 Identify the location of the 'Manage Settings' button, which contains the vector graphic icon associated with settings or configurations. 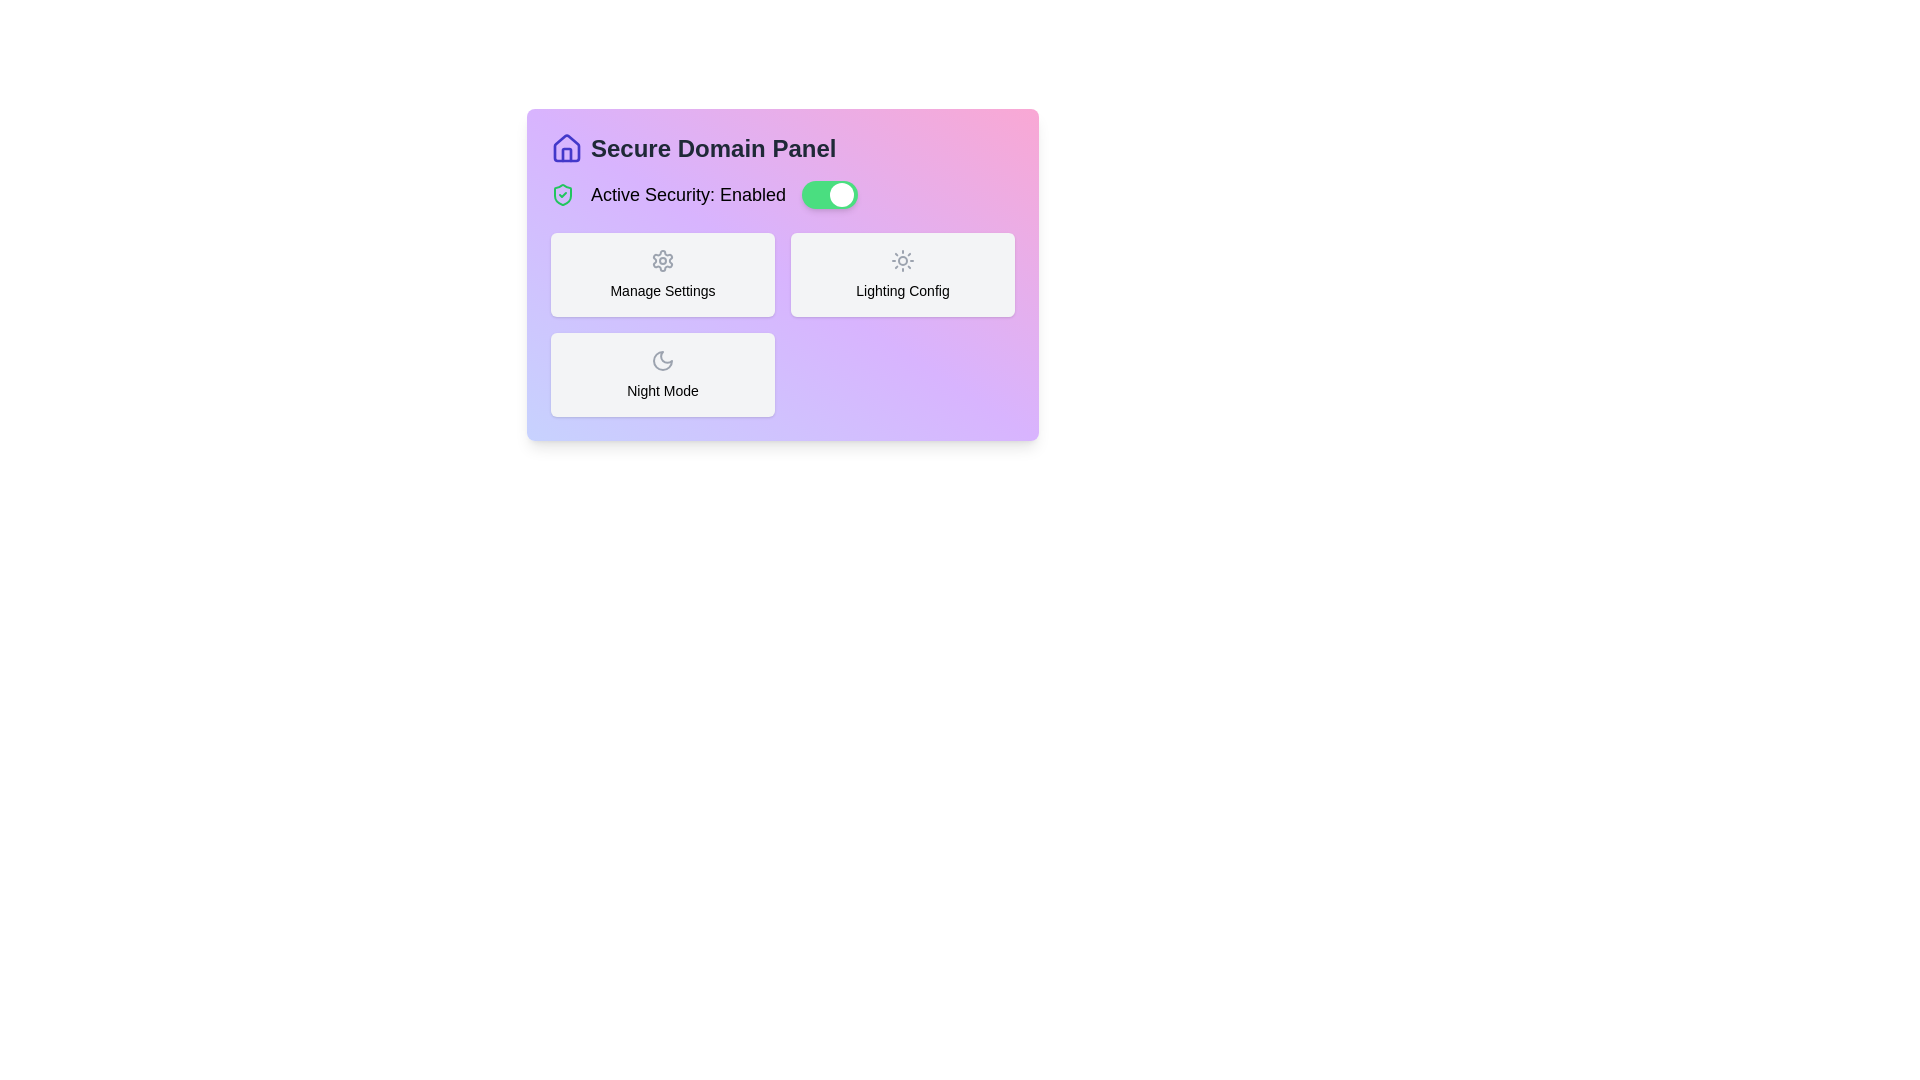
(662, 260).